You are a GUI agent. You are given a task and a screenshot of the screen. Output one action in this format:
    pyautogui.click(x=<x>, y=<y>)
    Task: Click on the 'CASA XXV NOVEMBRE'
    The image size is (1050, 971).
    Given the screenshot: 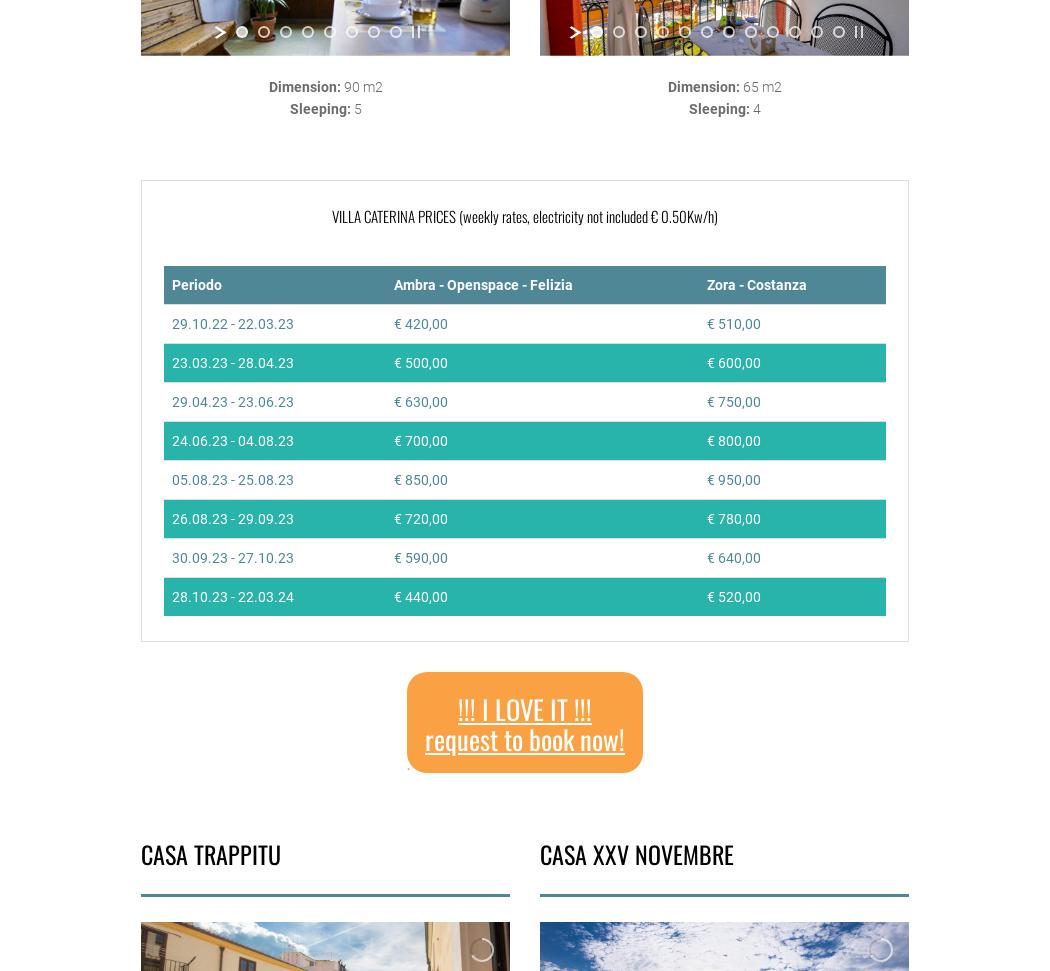 What is the action you would take?
    pyautogui.click(x=540, y=852)
    